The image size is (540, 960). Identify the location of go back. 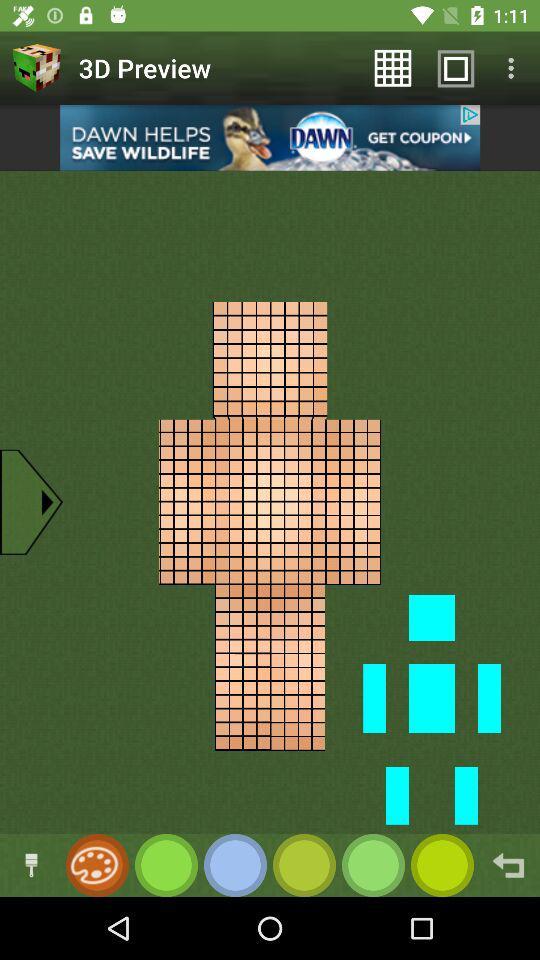
(508, 864).